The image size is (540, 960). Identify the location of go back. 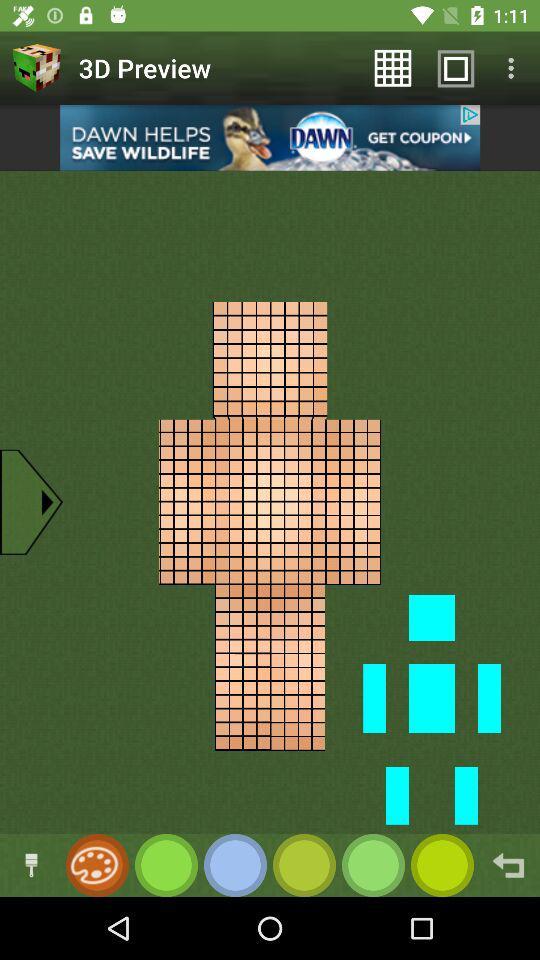
(508, 864).